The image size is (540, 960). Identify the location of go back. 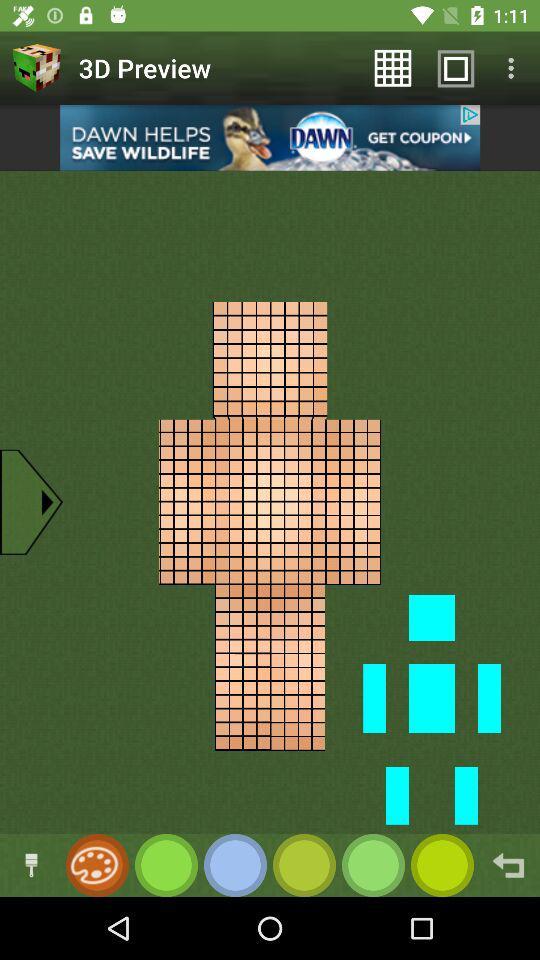
(508, 864).